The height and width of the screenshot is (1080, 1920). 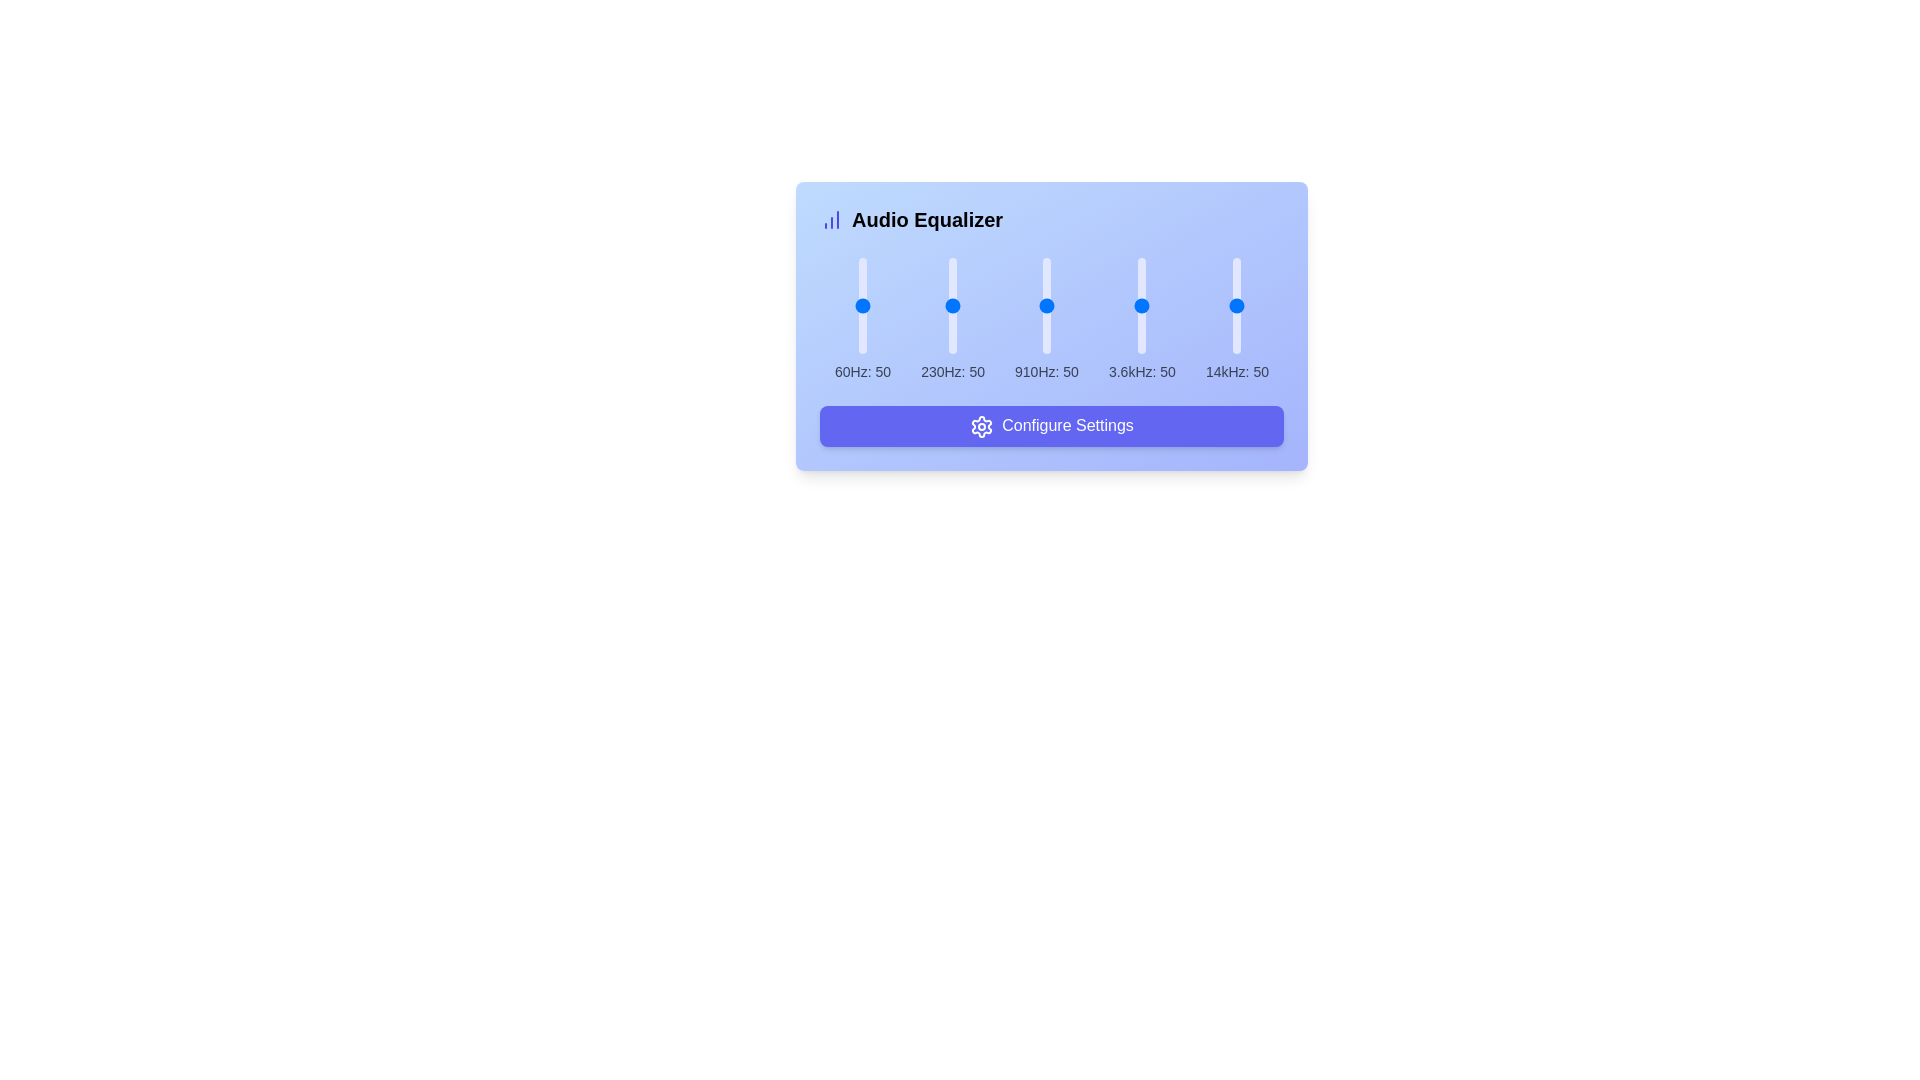 I want to click on information displayed on the text label indicating the frequency (3.6kHz) and its value (50) for the equalizer setting, which is positioned below the vertical slider for the 3.6kHz frequency in the audio equalizer interface, so click(x=1142, y=371).